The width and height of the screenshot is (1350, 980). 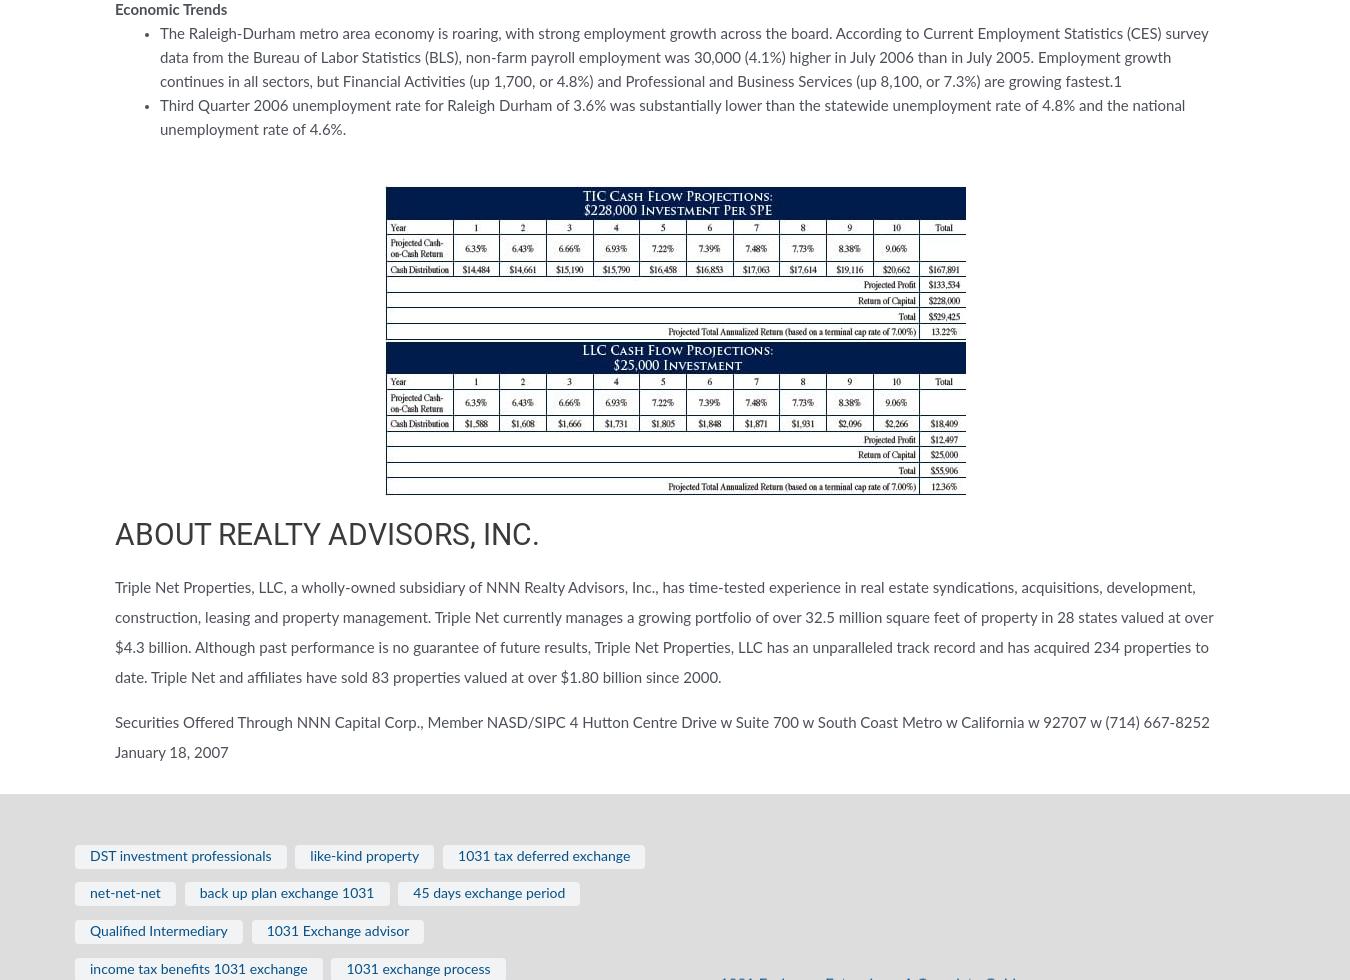 I want to click on 'income tax benefits 1031 exchange', so click(x=89, y=969).